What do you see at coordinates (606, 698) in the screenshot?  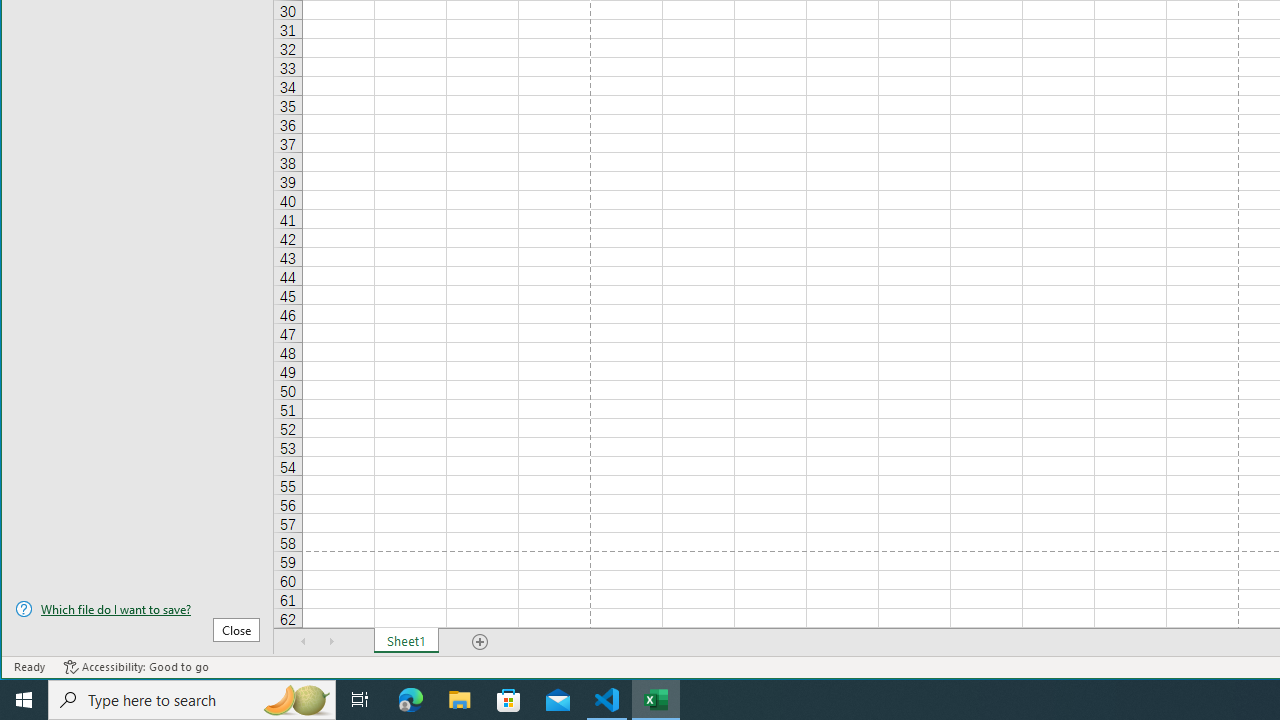 I see `'Visual Studio Code - 1 running window'` at bounding box center [606, 698].